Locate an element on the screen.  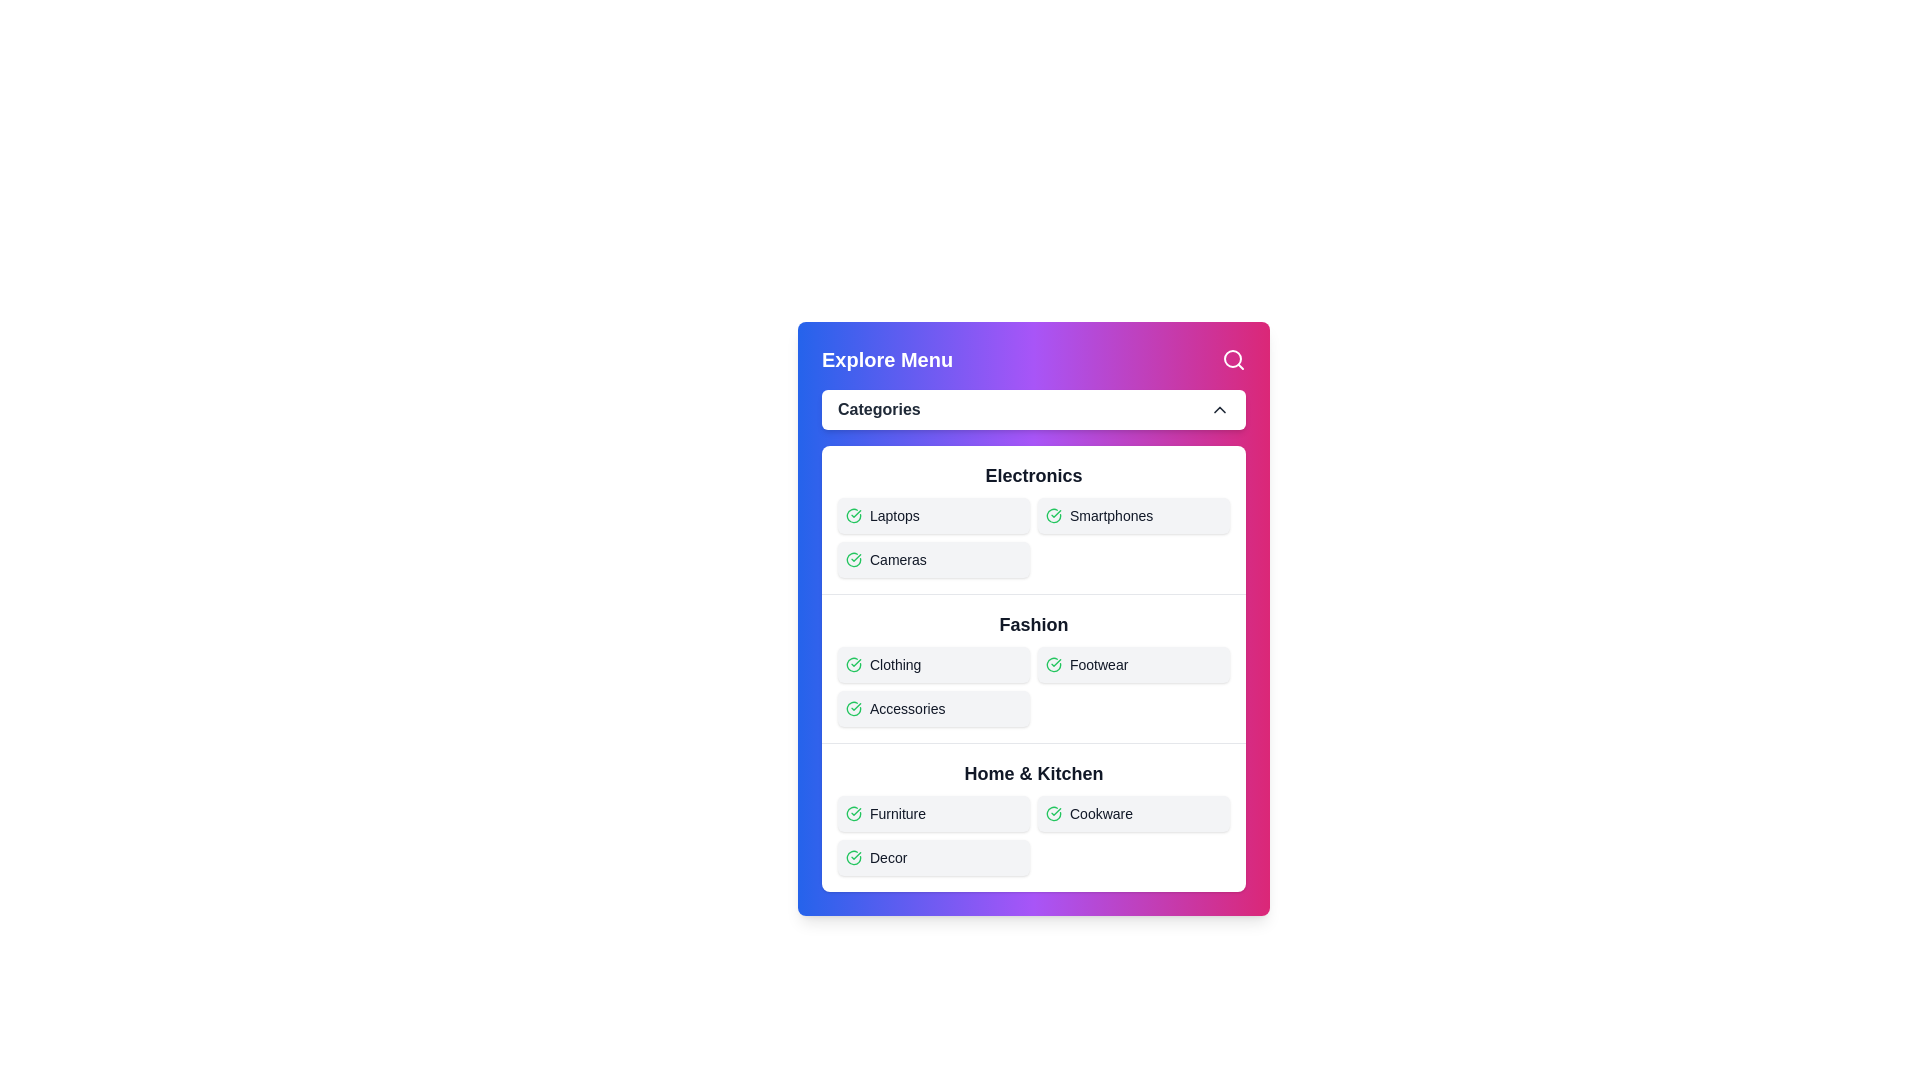
the circular SVG element of the magnifying glass icon located at the top-right corner of the card-like interface panel is located at coordinates (1232, 357).